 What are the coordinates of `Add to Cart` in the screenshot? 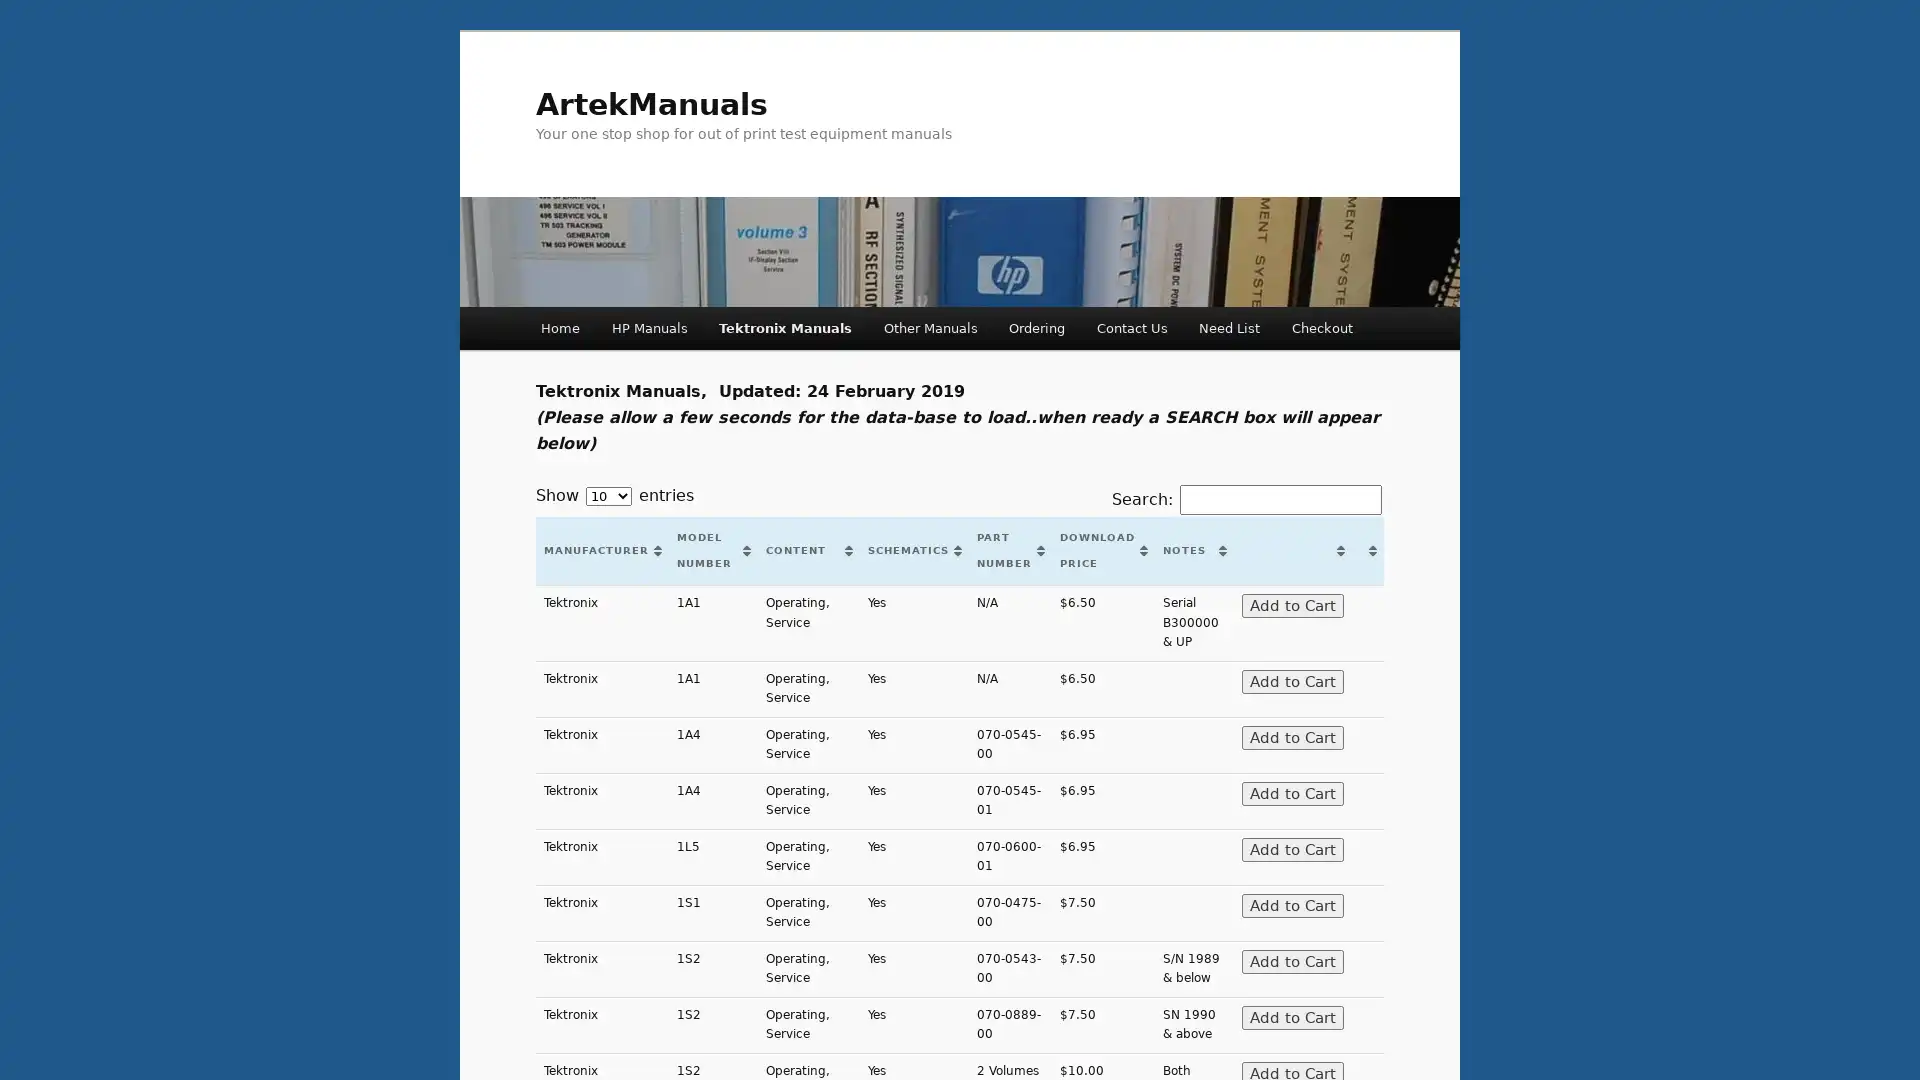 It's located at (1291, 792).